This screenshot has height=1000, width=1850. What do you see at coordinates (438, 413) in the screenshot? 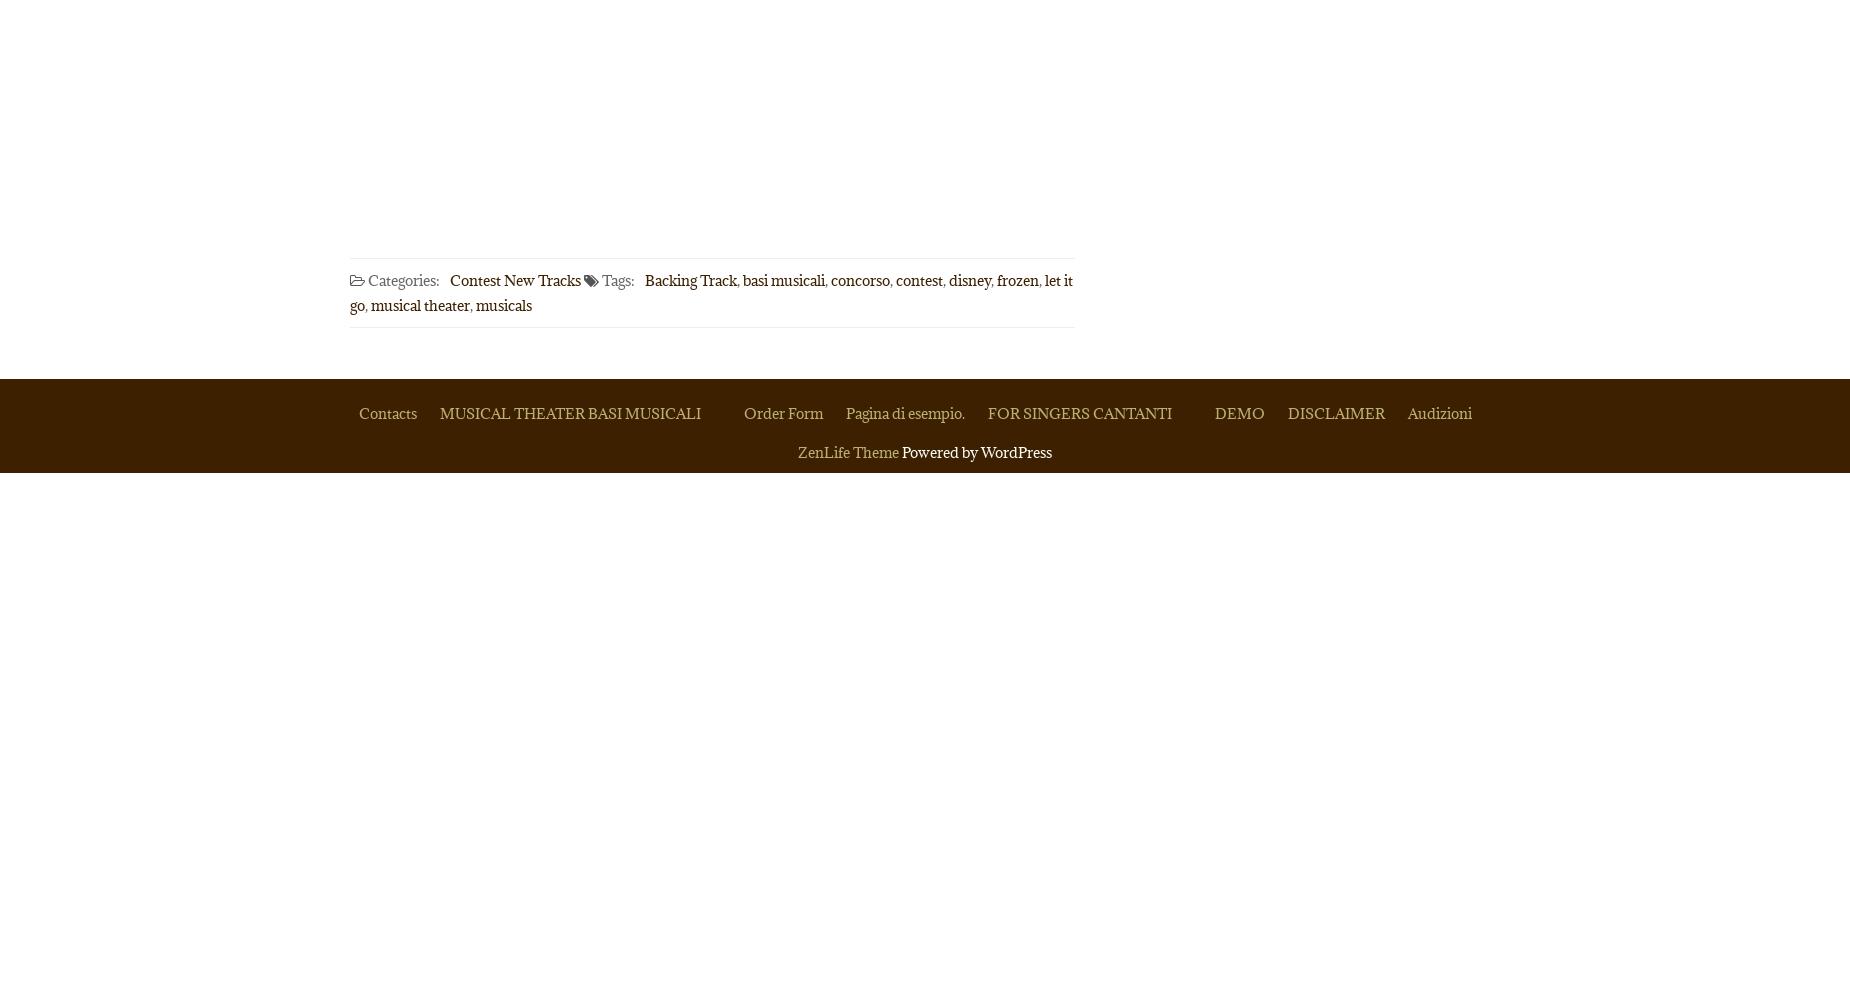
I see `'MUSICAL THEATER'` at bounding box center [438, 413].